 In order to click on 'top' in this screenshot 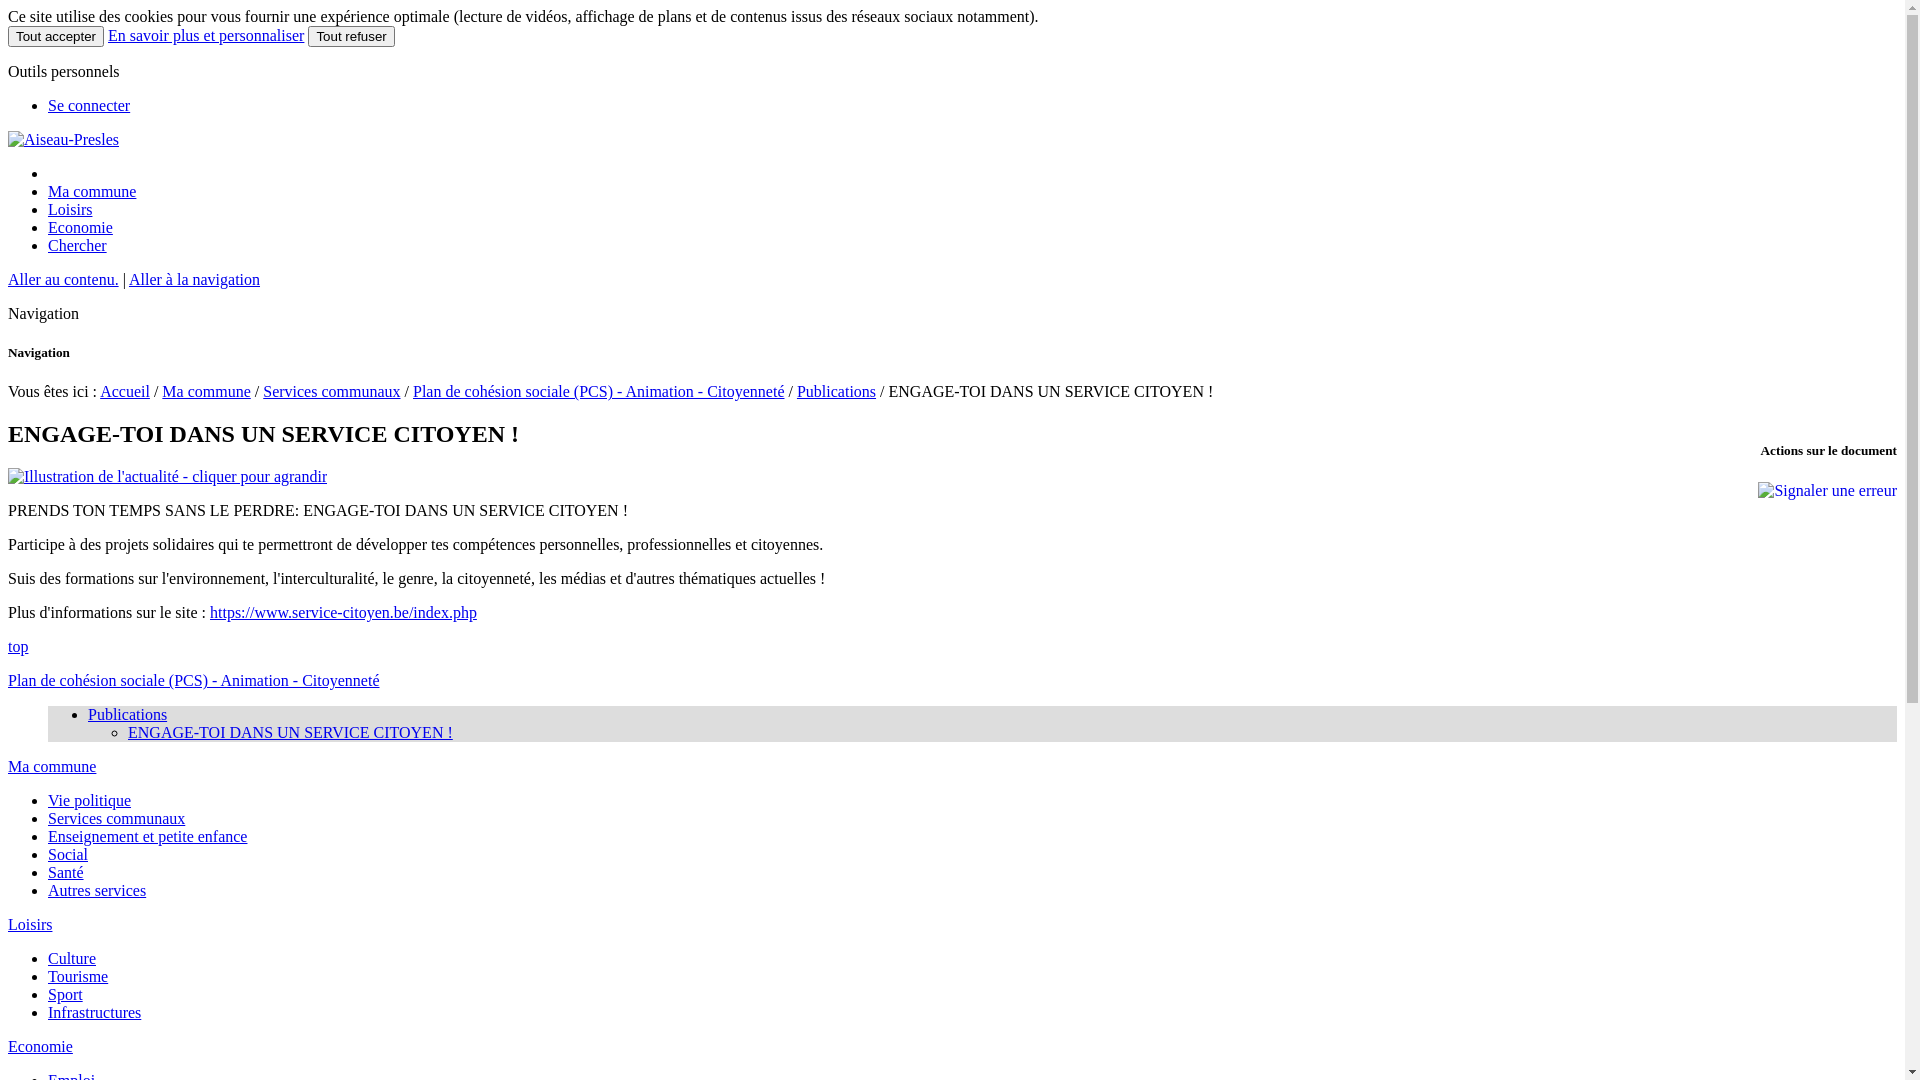, I will do `click(8, 646)`.